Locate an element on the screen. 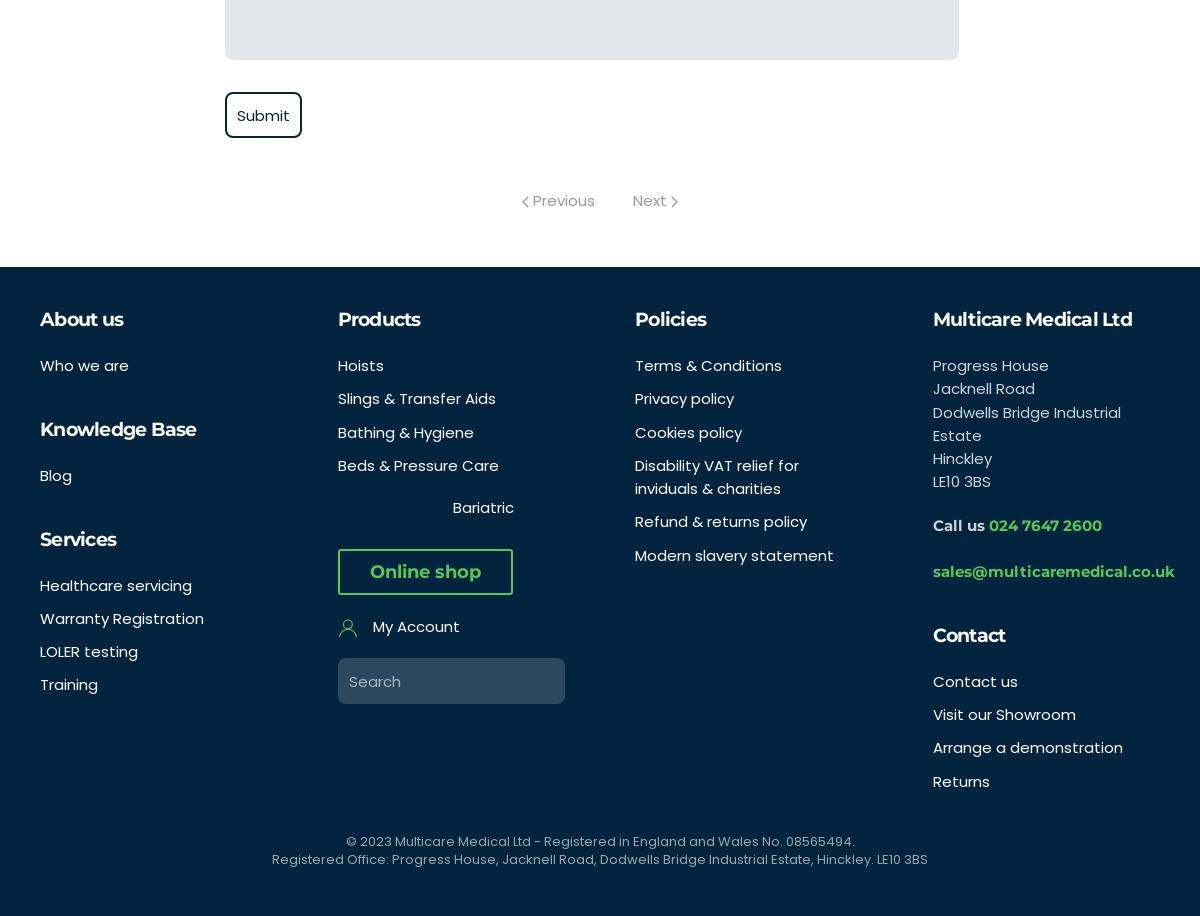  'LOLER testing' is located at coordinates (89, 650).